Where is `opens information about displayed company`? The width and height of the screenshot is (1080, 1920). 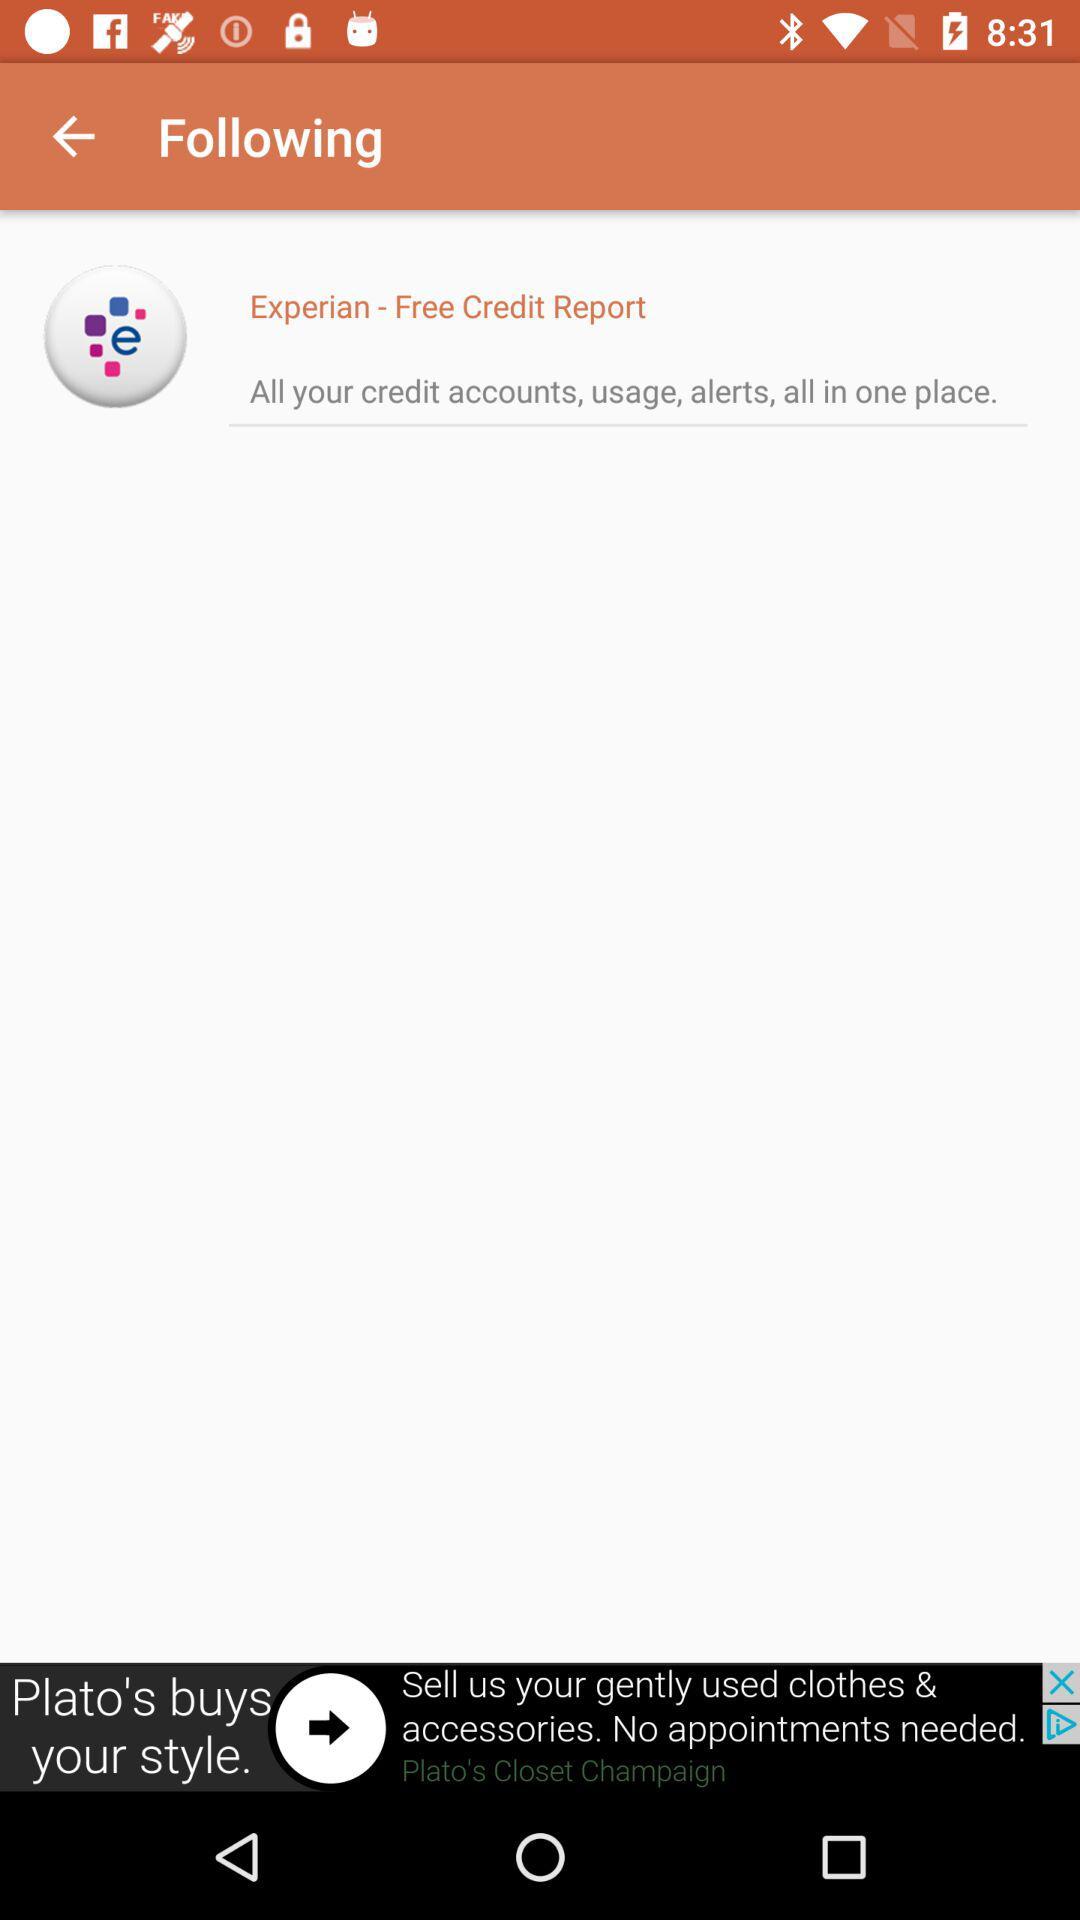
opens information about displayed company is located at coordinates (115, 336).